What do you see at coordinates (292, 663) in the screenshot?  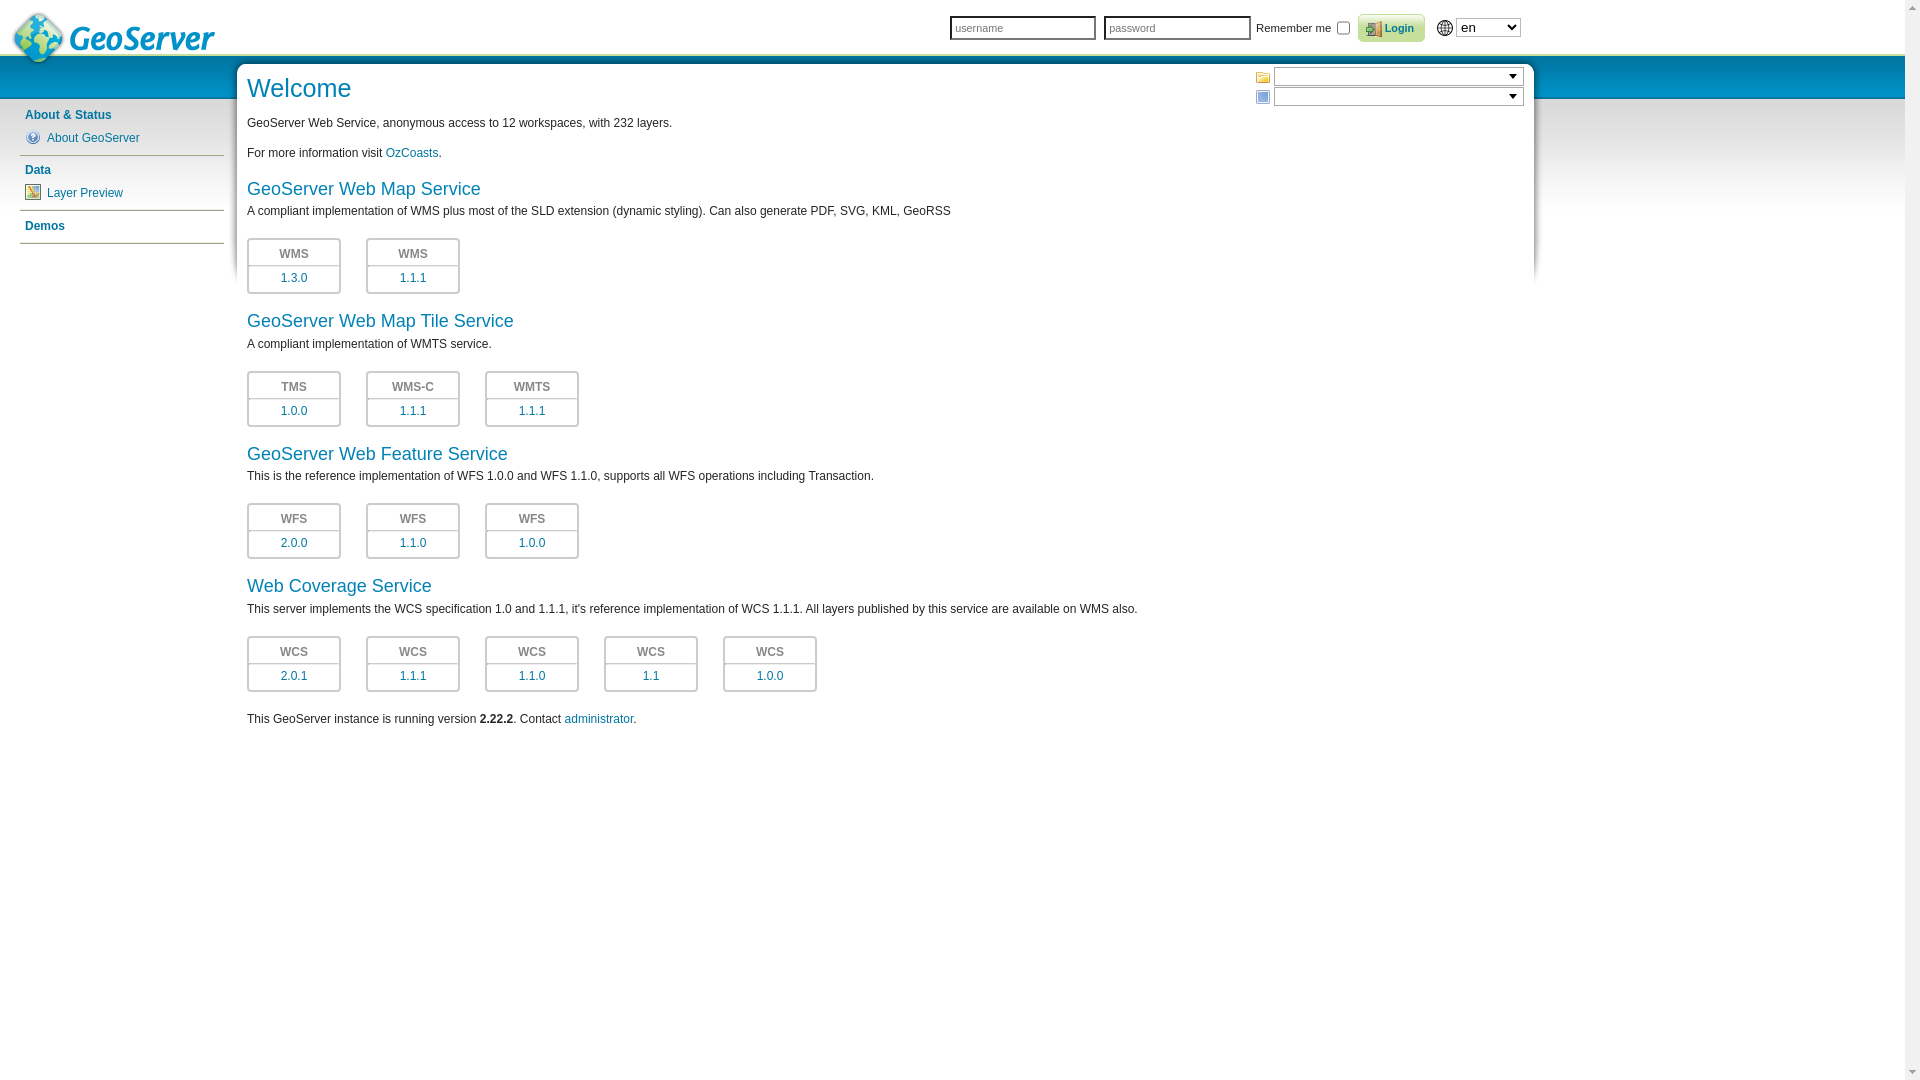 I see `'WCS` at bounding box center [292, 663].